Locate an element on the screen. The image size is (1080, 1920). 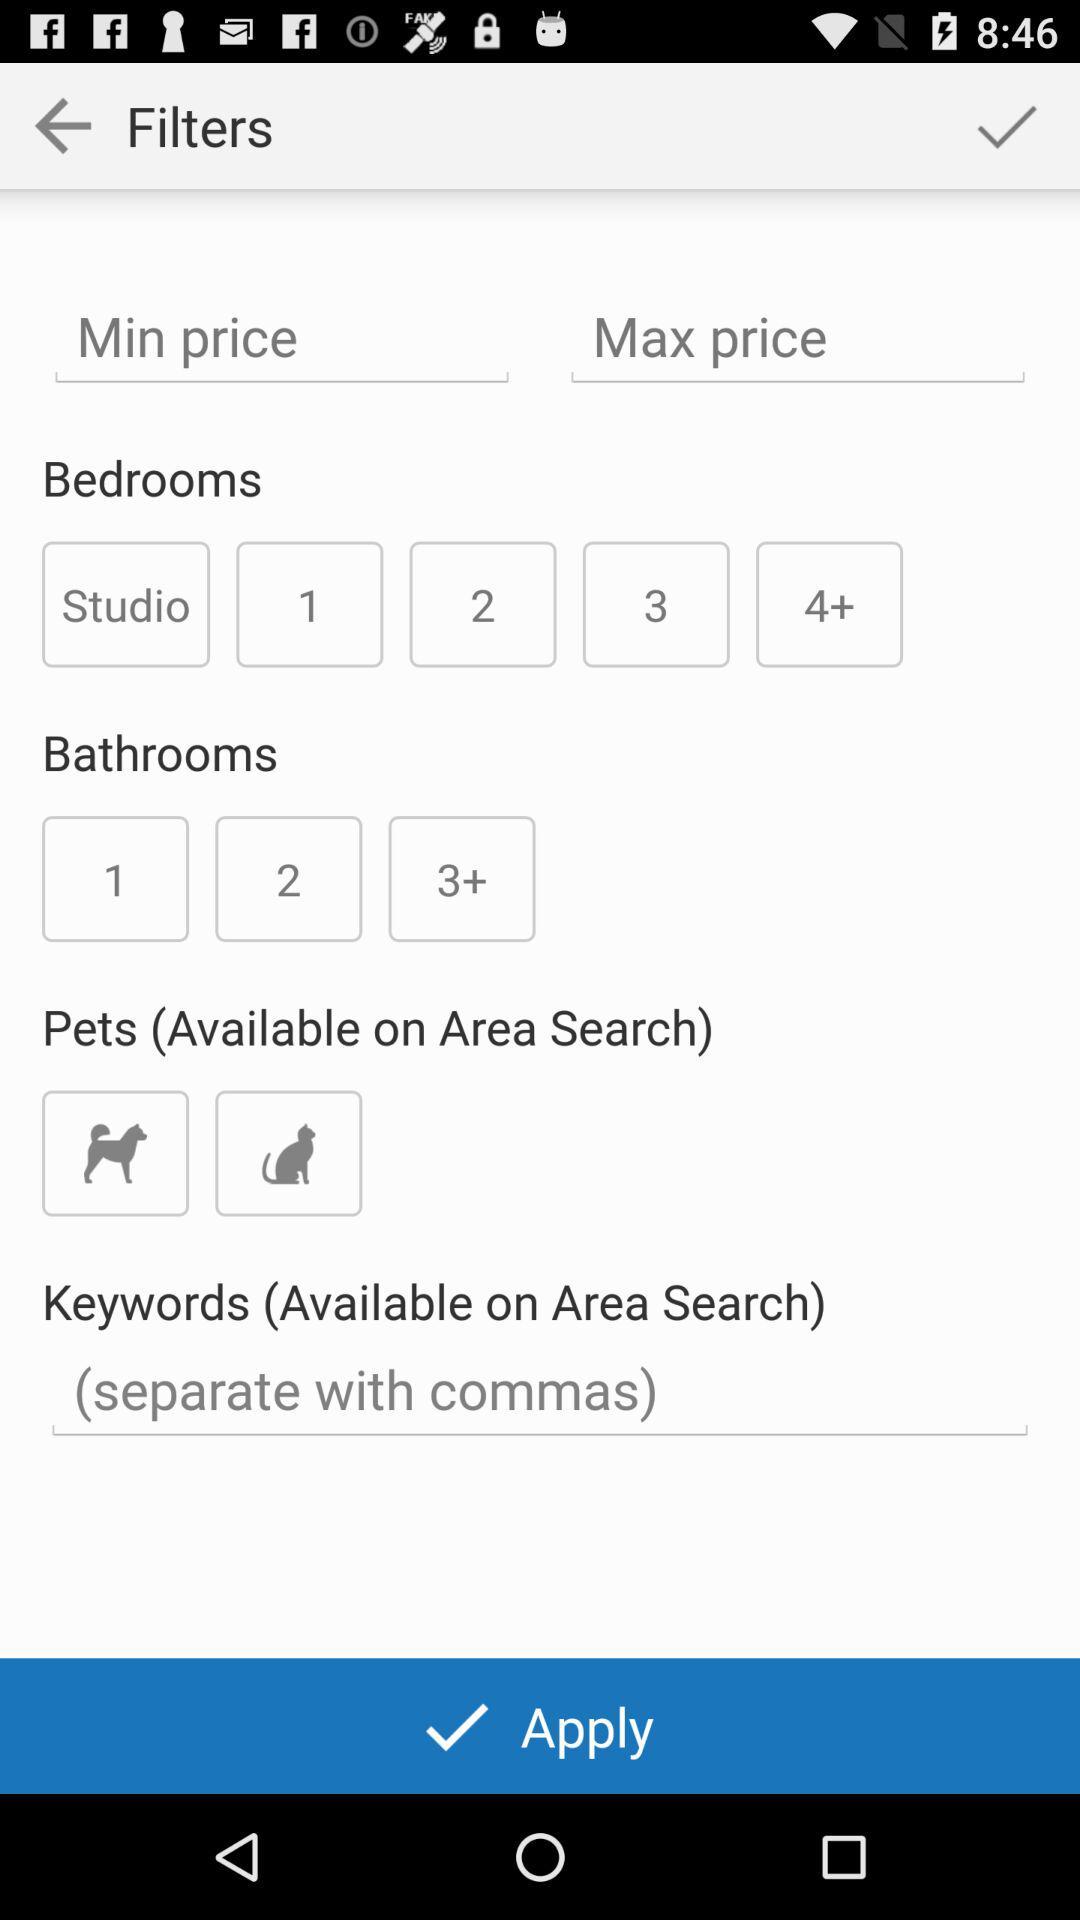
the item to the right of the 3 icon is located at coordinates (829, 603).